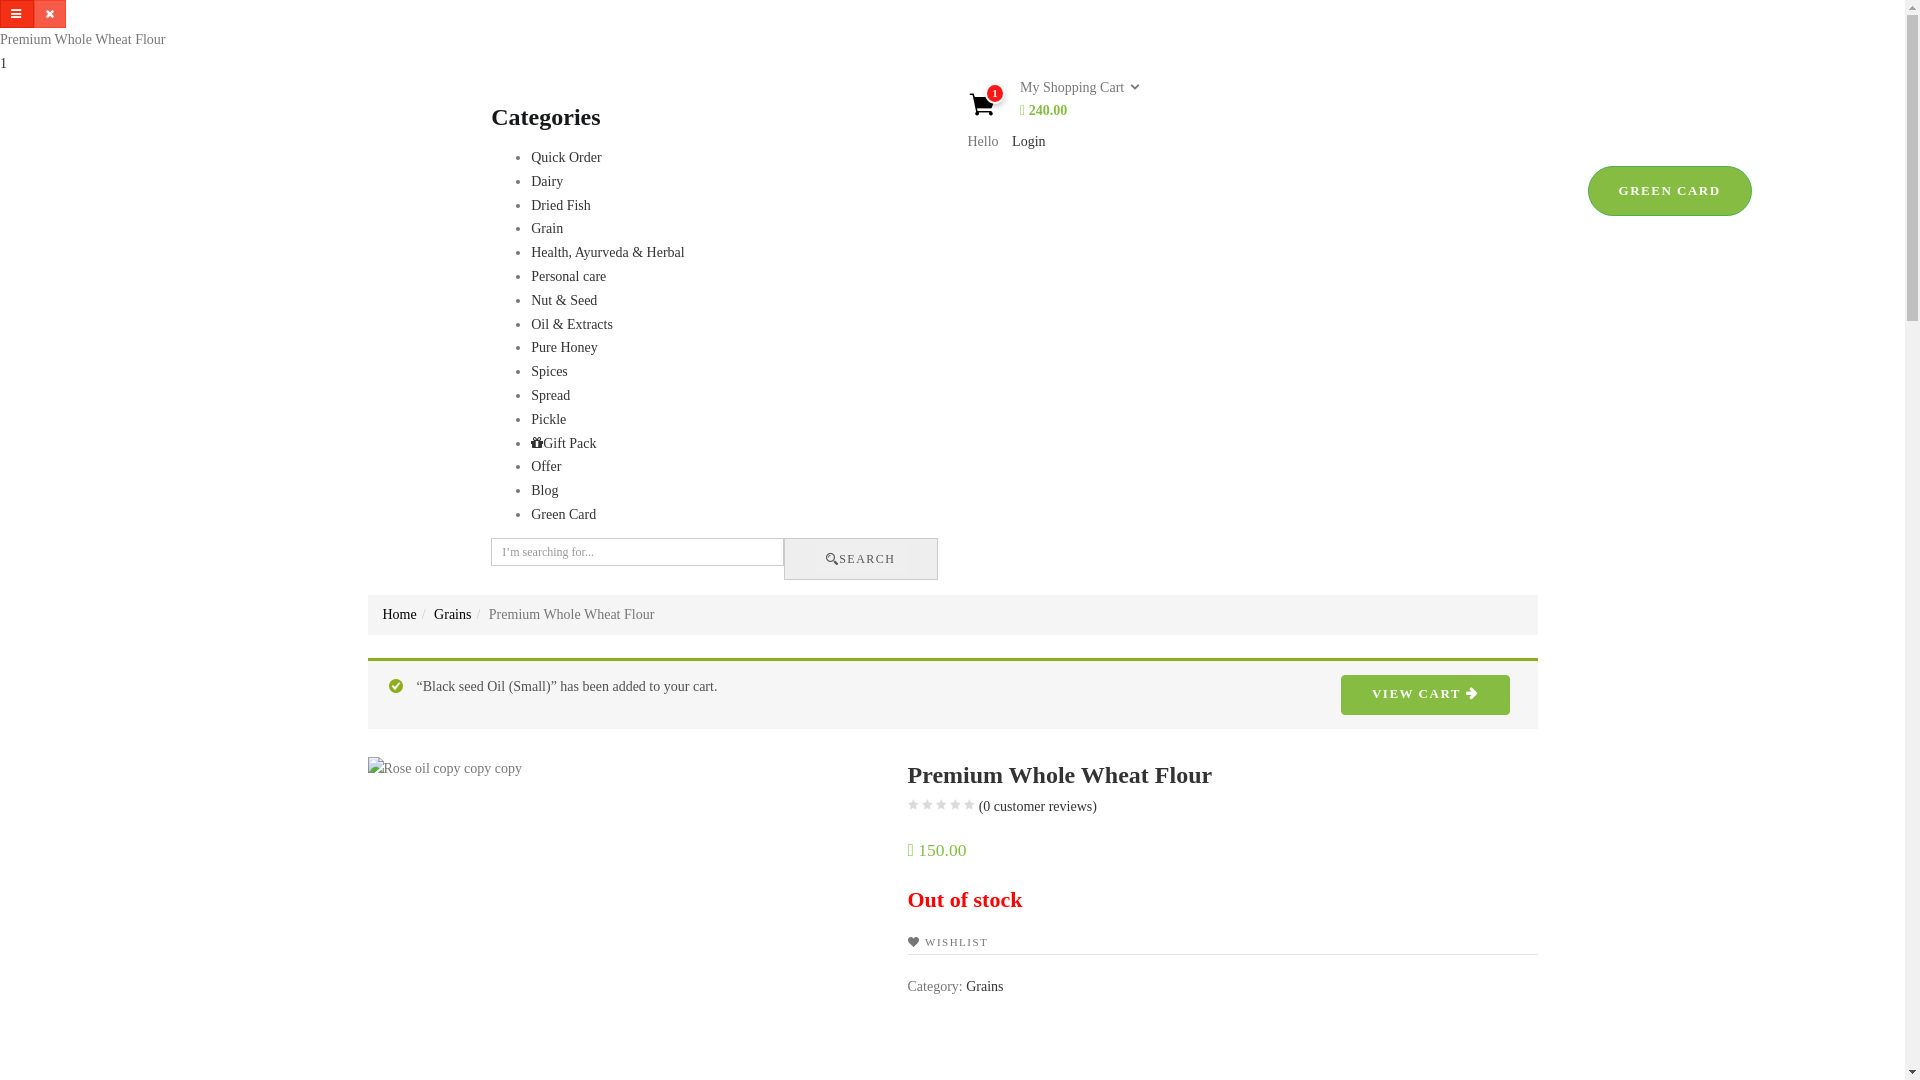  I want to click on '1', so click(3, 62).